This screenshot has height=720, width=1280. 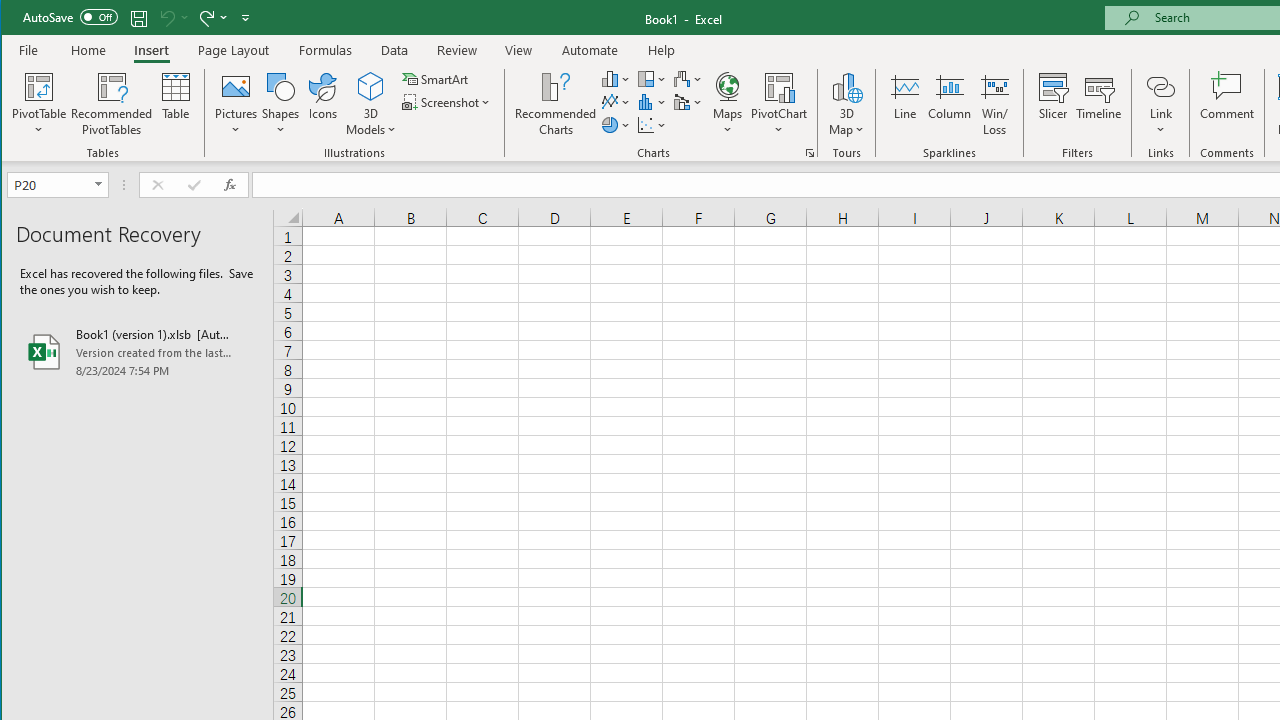 What do you see at coordinates (150, 49) in the screenshot?
I see `'Insert'` at bounding box center [150, 49].